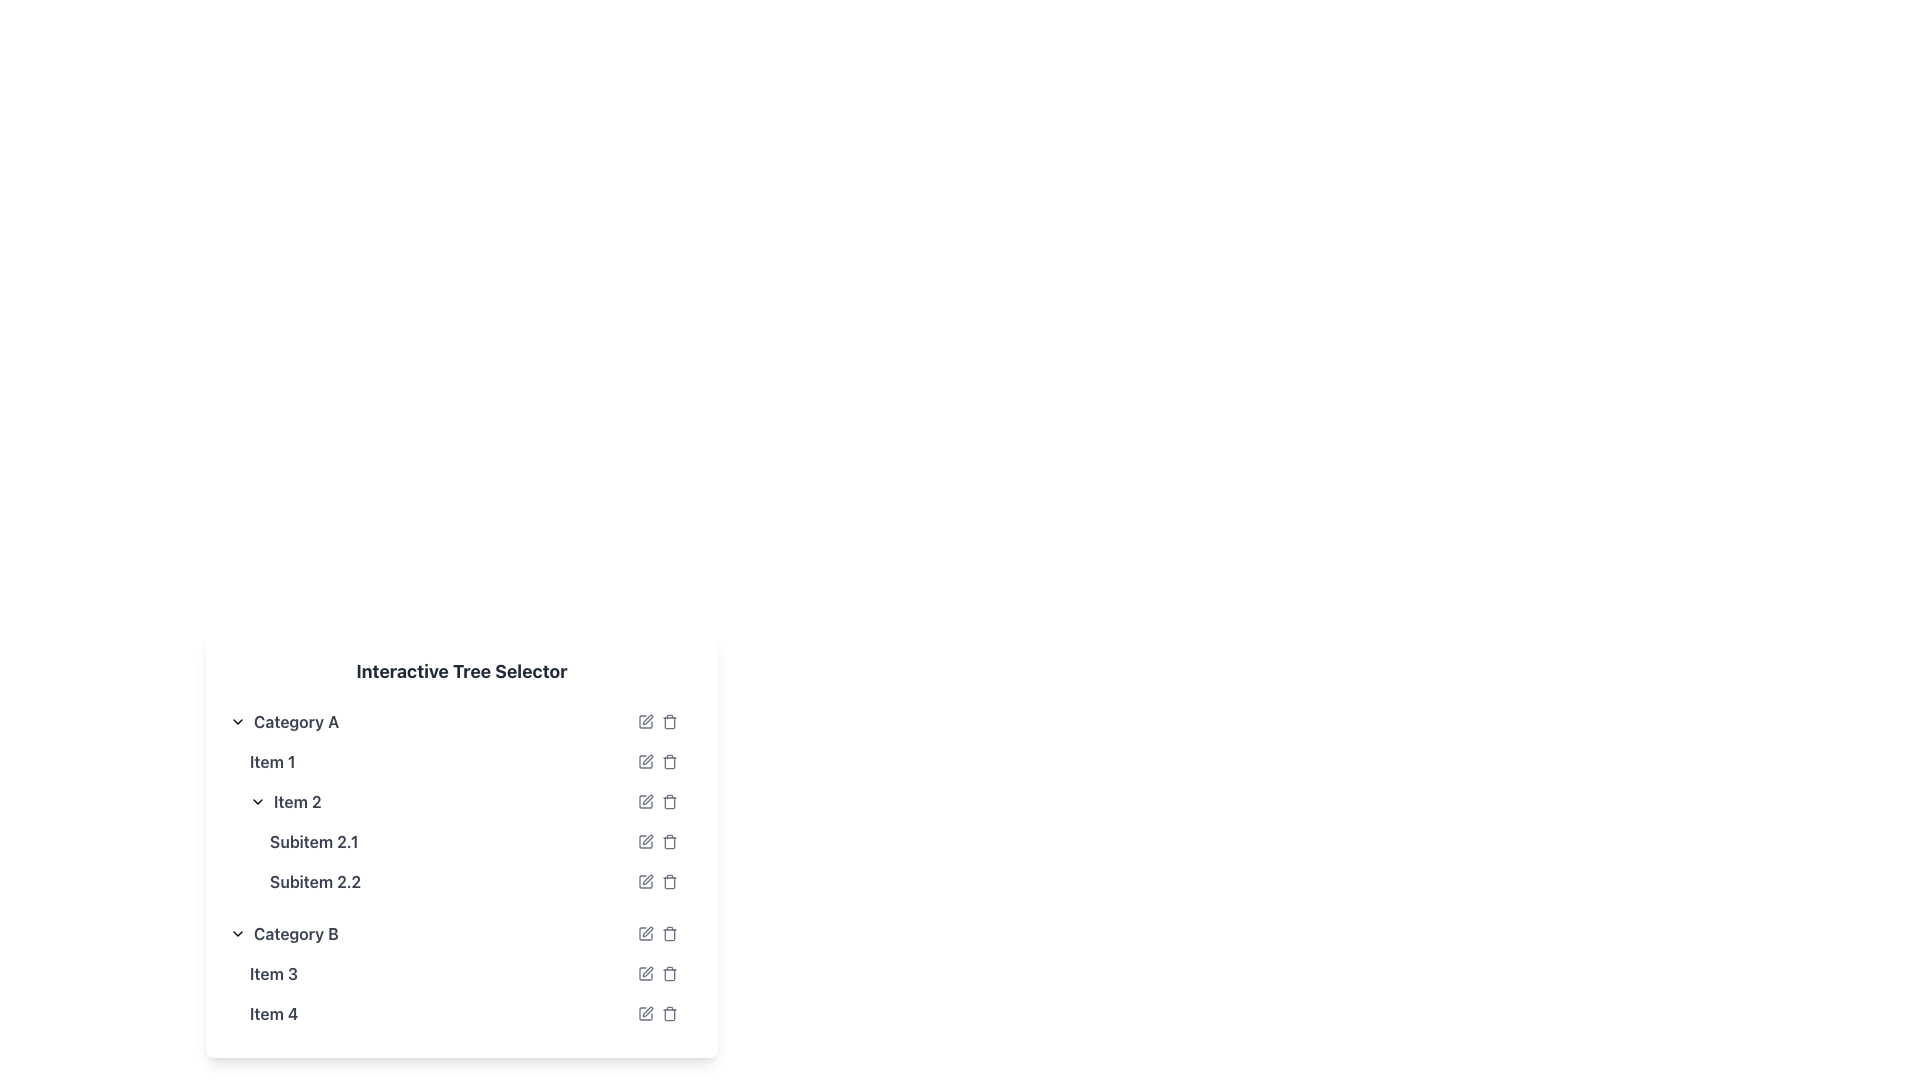  I want to click on the editing icon represented as a rectangular button with rounded corners located to the right of 'Subitem 2.2' in the nested list under 'Item 2' in category 'Category A', so click(646, 881).